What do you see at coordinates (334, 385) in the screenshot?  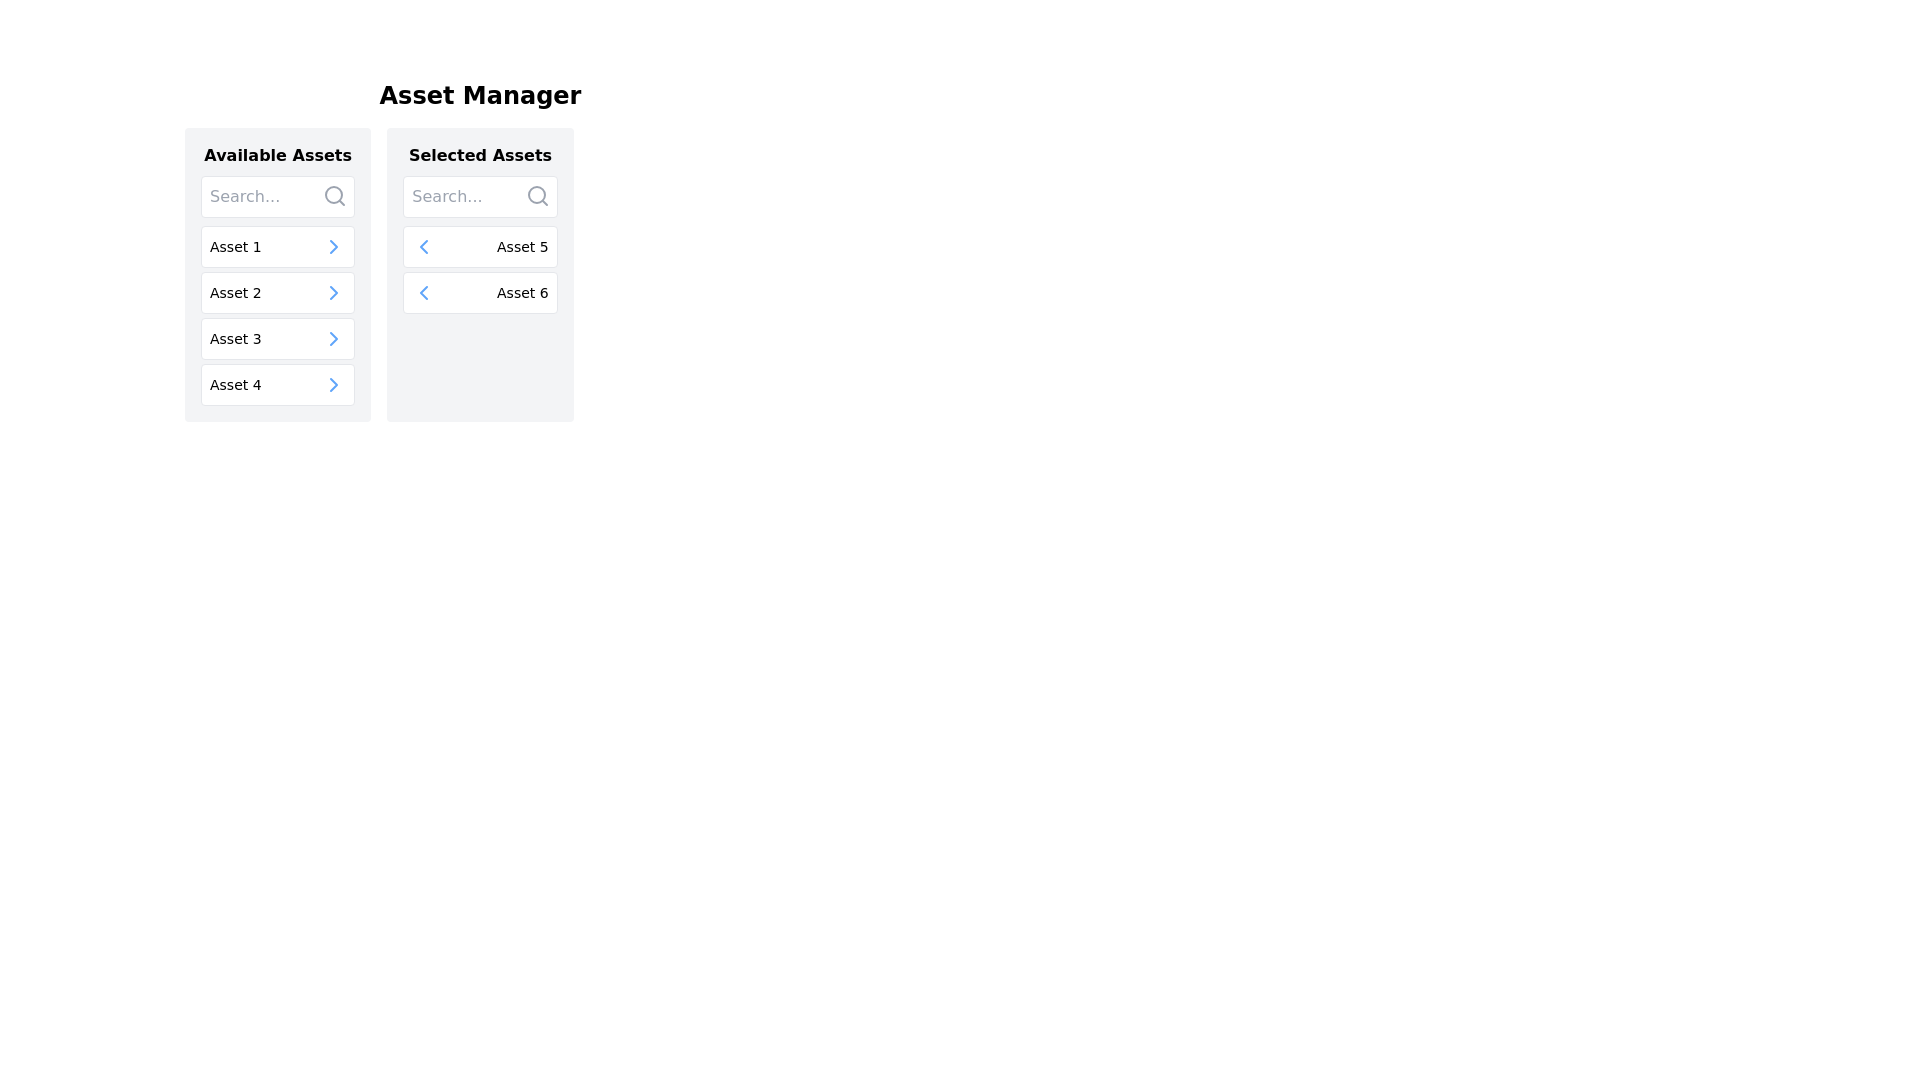 I see `the rightward arrow icon located in the fourth row of the 'Available Assets' column, adjacent to 'Asset 4'` at bounding box center [334, 385].